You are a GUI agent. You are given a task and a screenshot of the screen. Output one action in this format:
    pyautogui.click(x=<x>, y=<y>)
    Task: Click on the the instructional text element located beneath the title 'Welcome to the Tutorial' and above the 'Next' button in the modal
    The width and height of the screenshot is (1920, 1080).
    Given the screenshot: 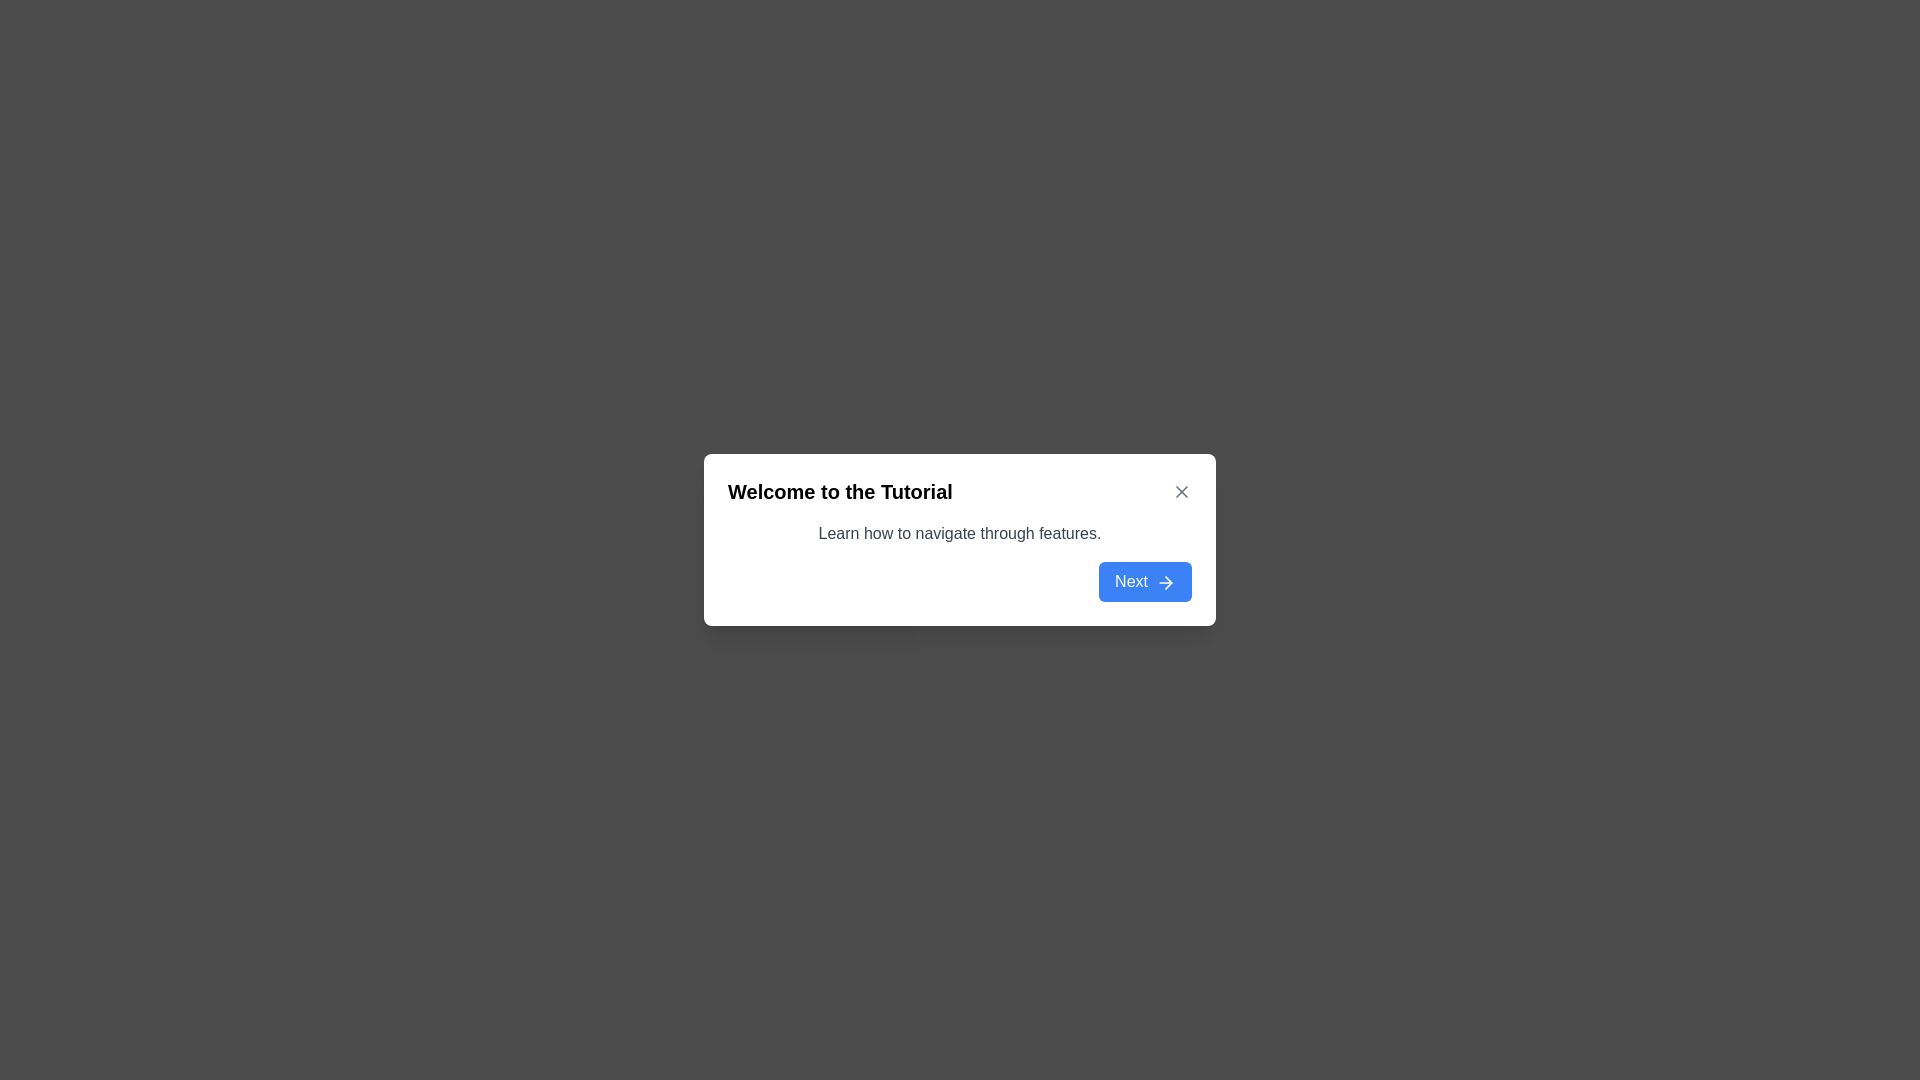 What is the action you would take?
    pyautogui.click(x=960, y=532)
    